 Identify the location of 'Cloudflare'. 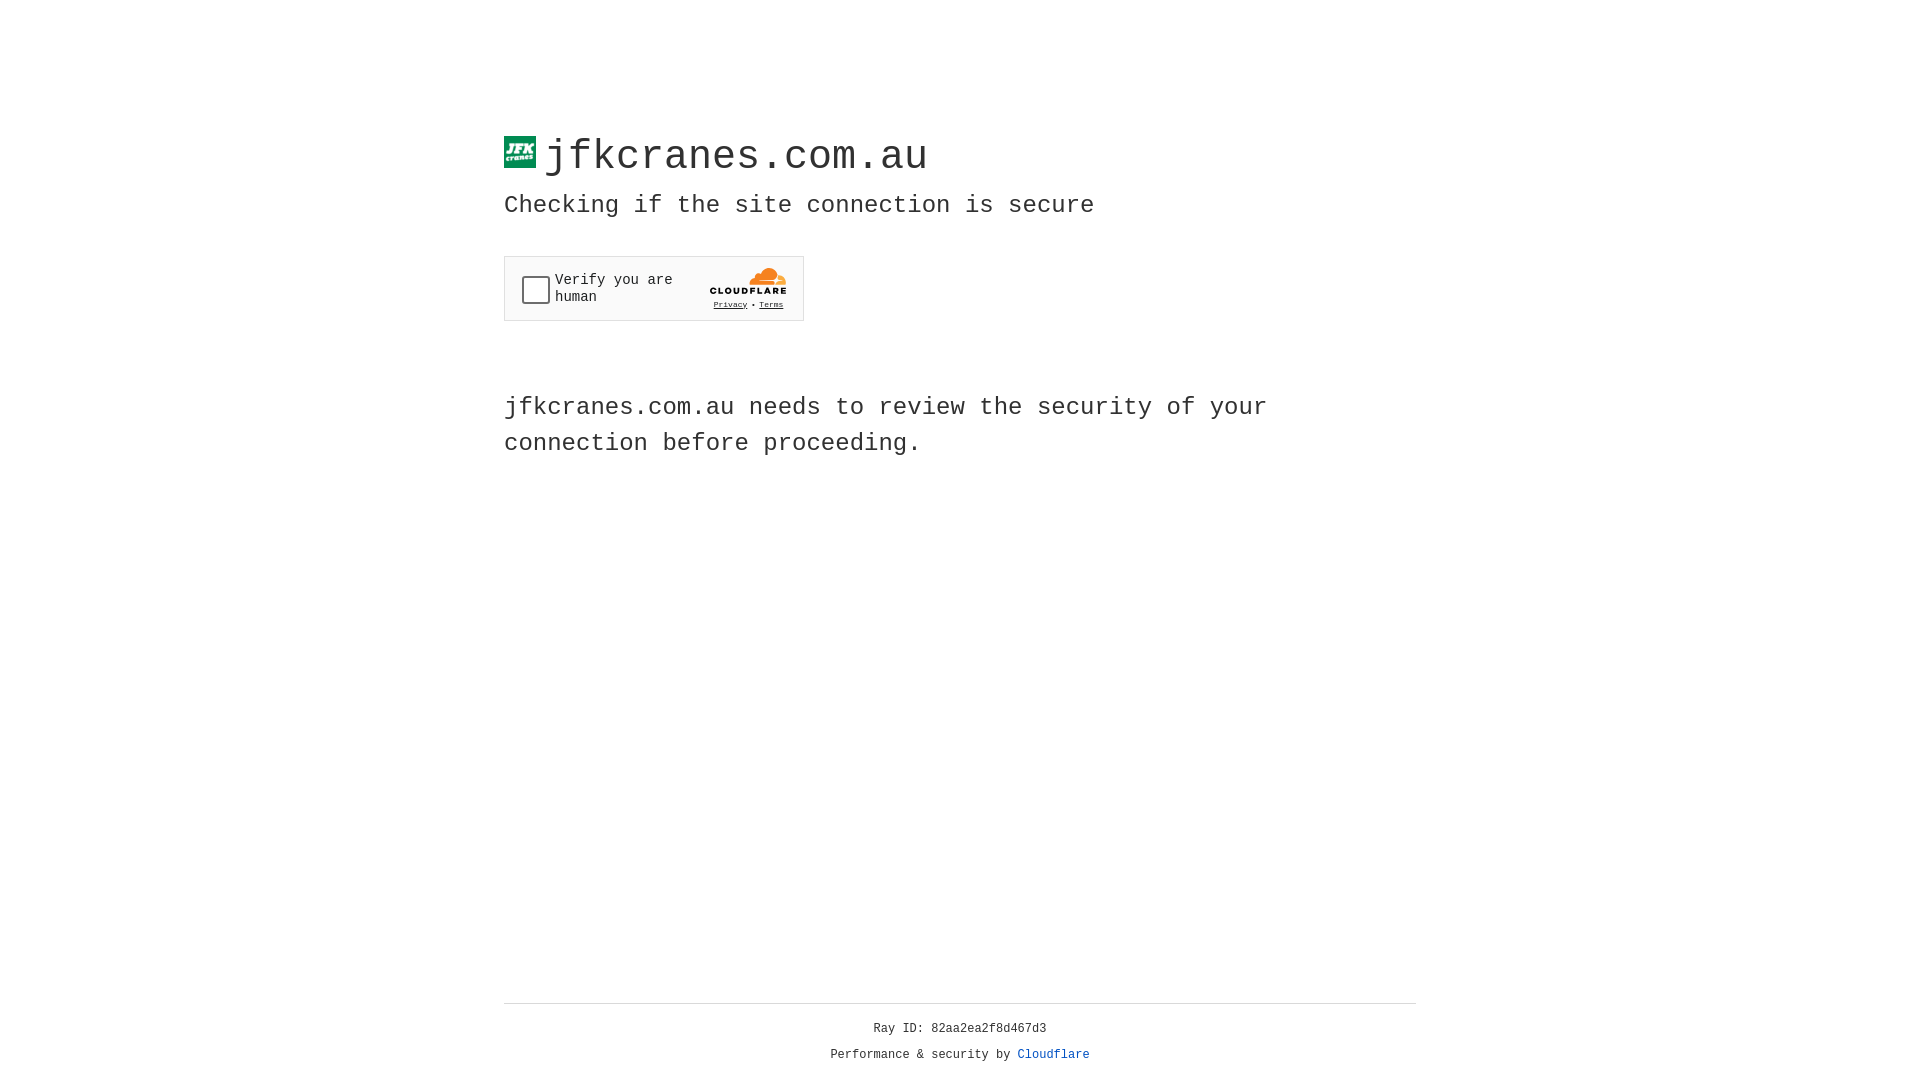
(1017, 1054).